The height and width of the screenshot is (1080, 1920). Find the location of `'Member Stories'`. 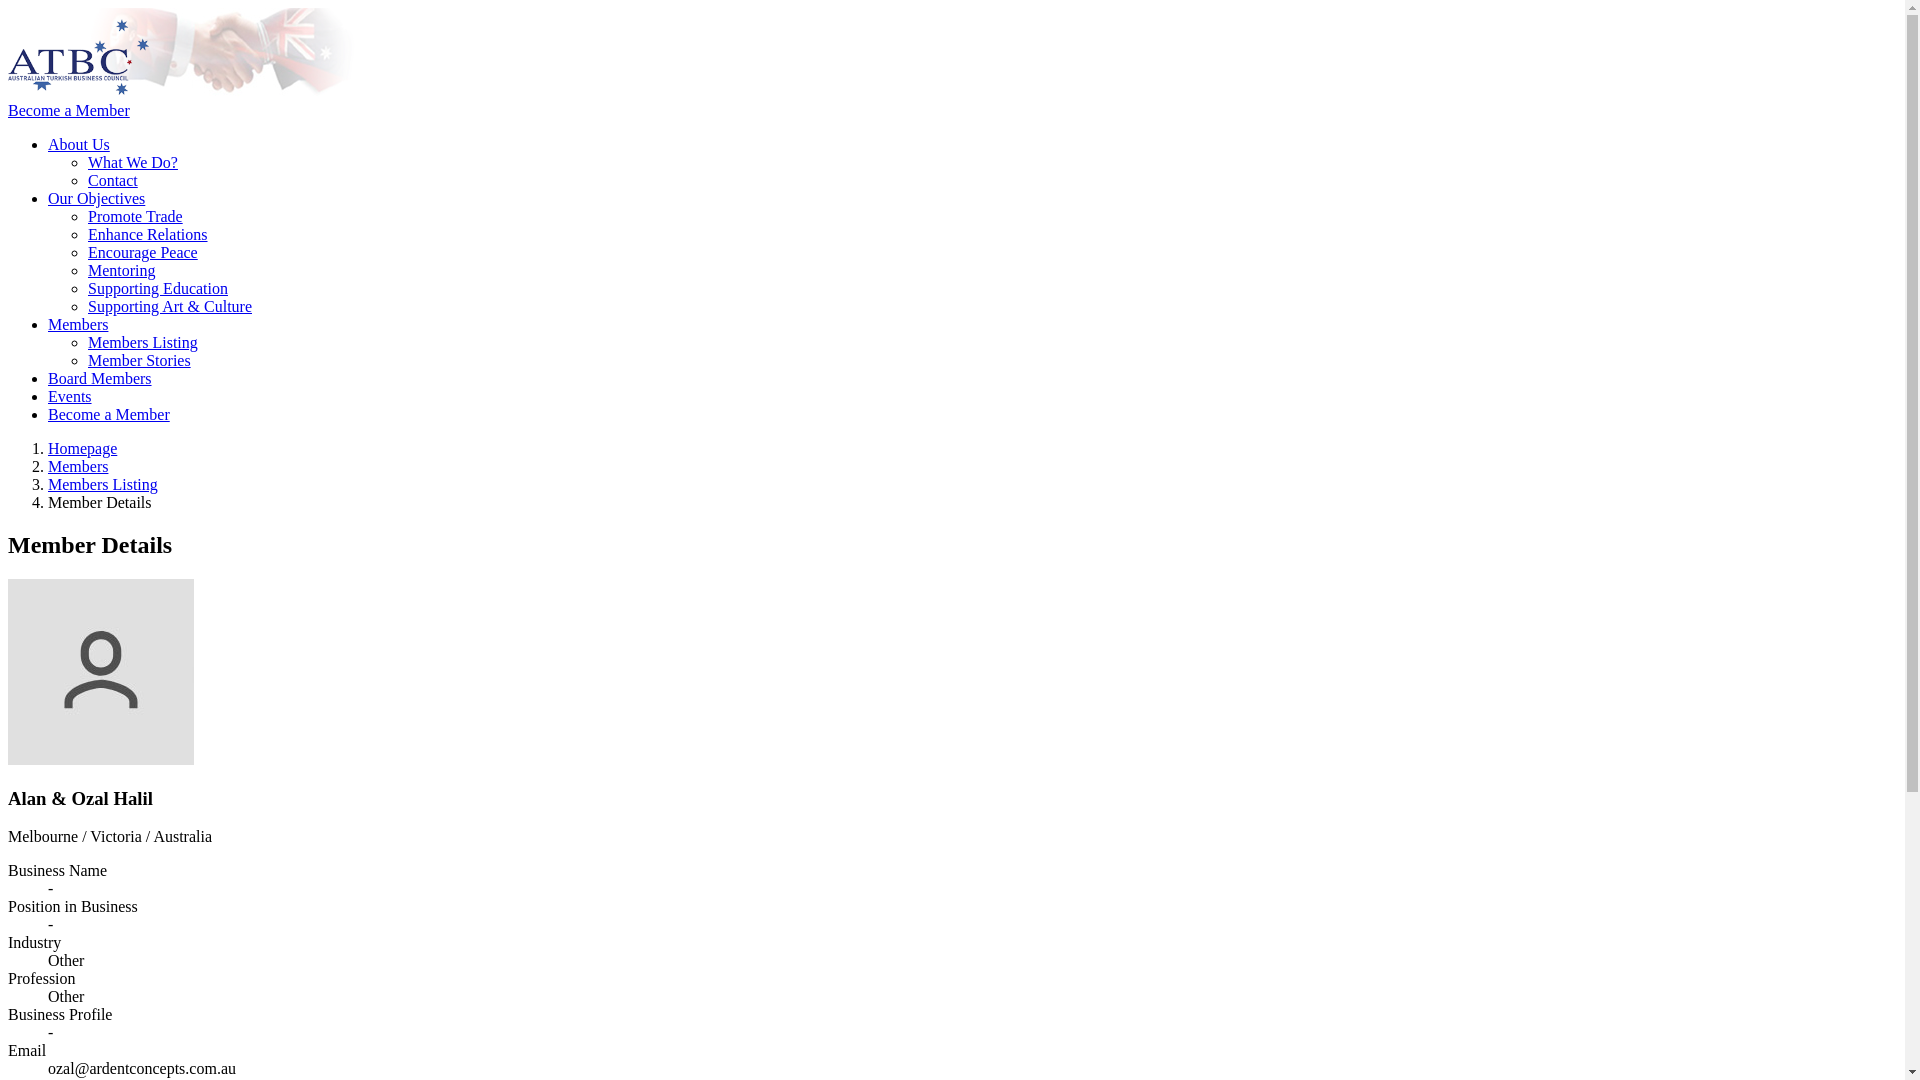

'Member Stories' is located at coordinates (138, 360).